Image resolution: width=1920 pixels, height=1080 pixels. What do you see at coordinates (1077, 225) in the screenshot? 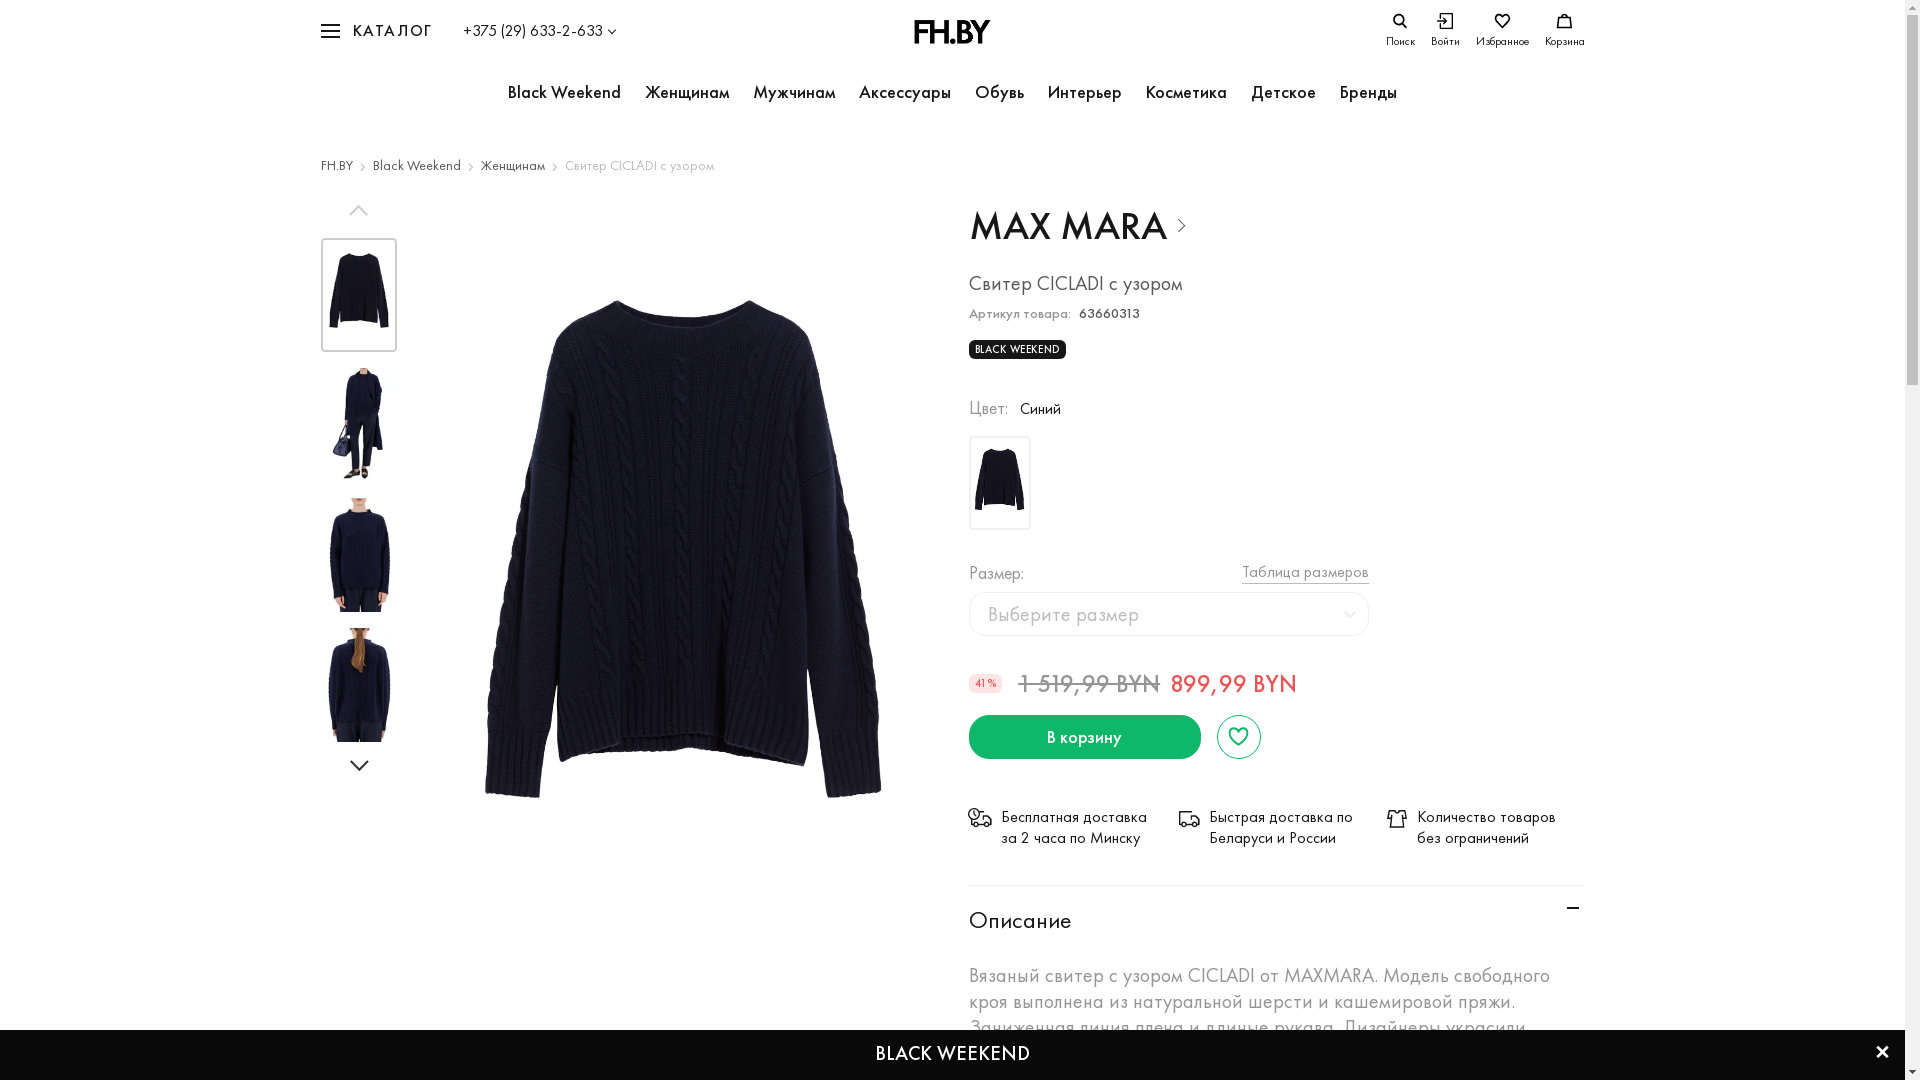
I see `'MAX` at bounding box center [1077, 225].